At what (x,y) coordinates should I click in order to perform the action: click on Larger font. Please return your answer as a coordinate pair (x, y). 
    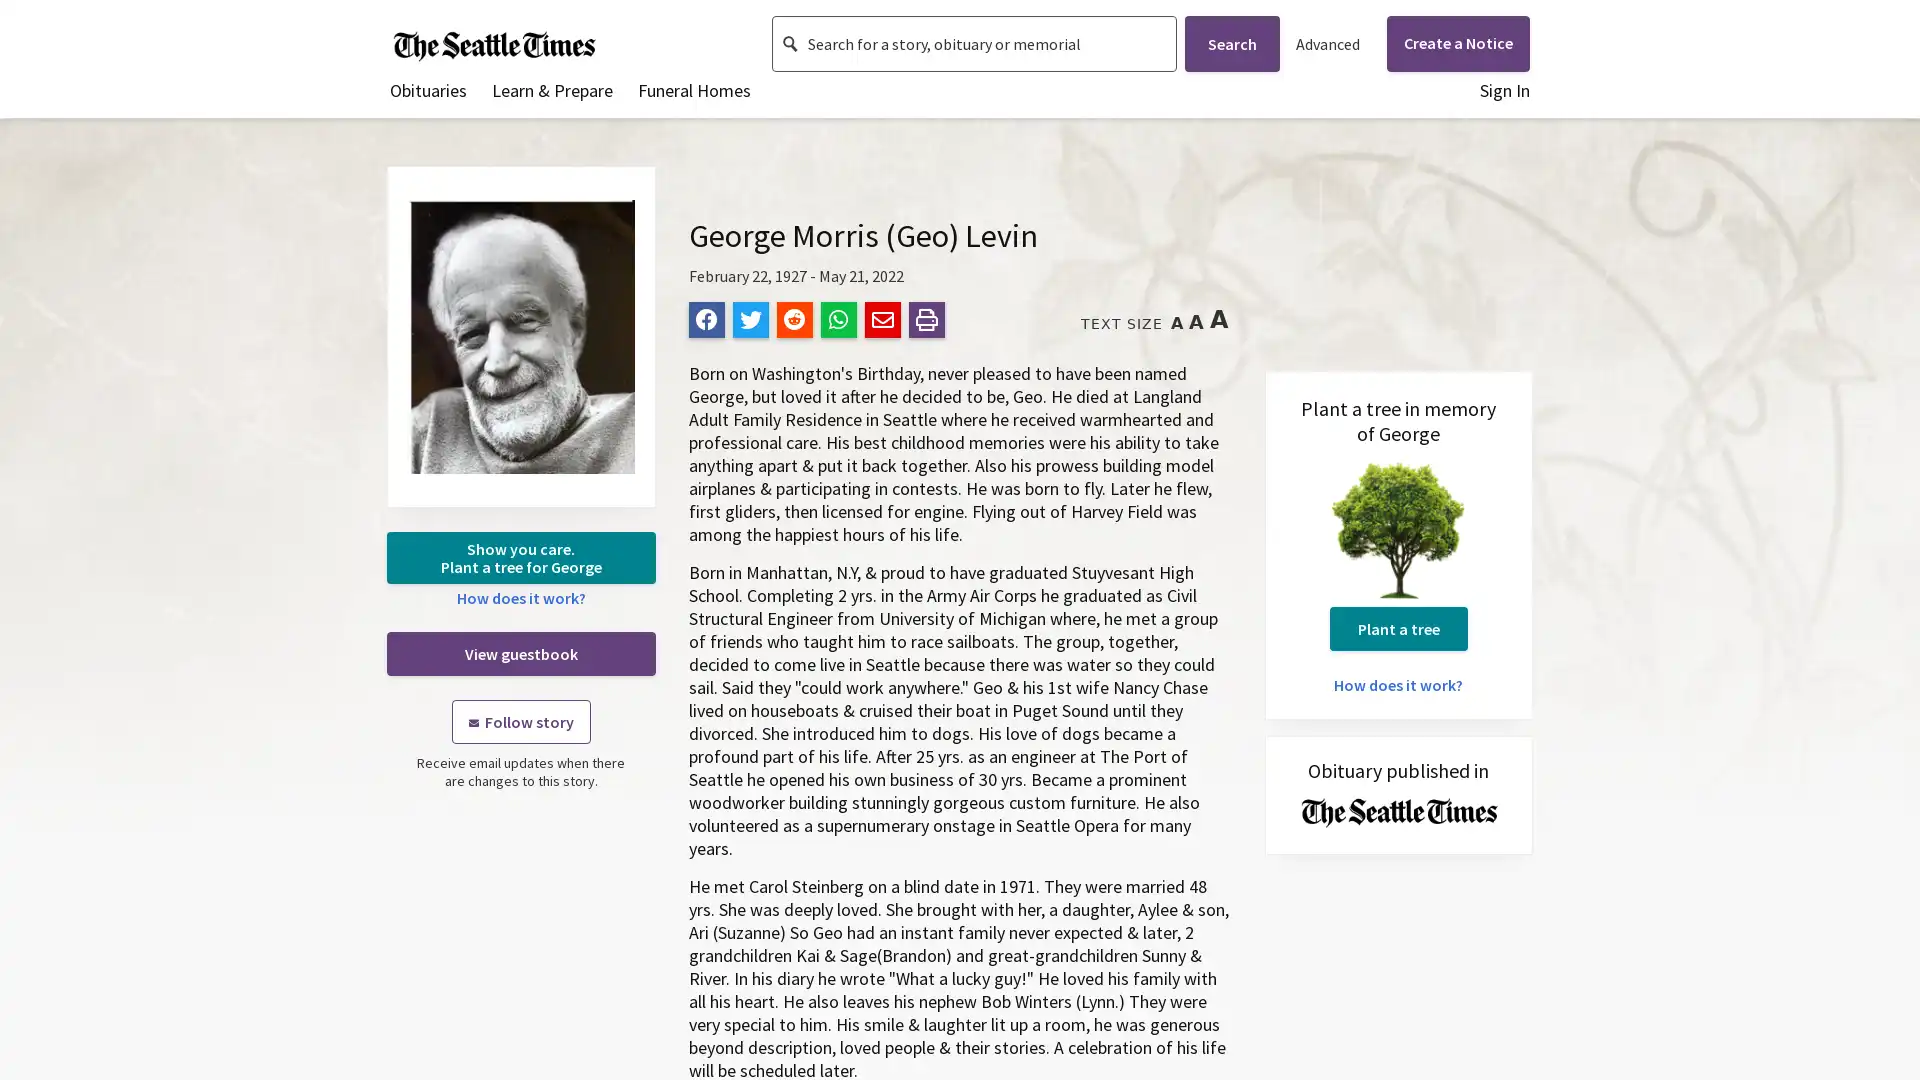
    Looking at the image, I should click on (1195, 321).